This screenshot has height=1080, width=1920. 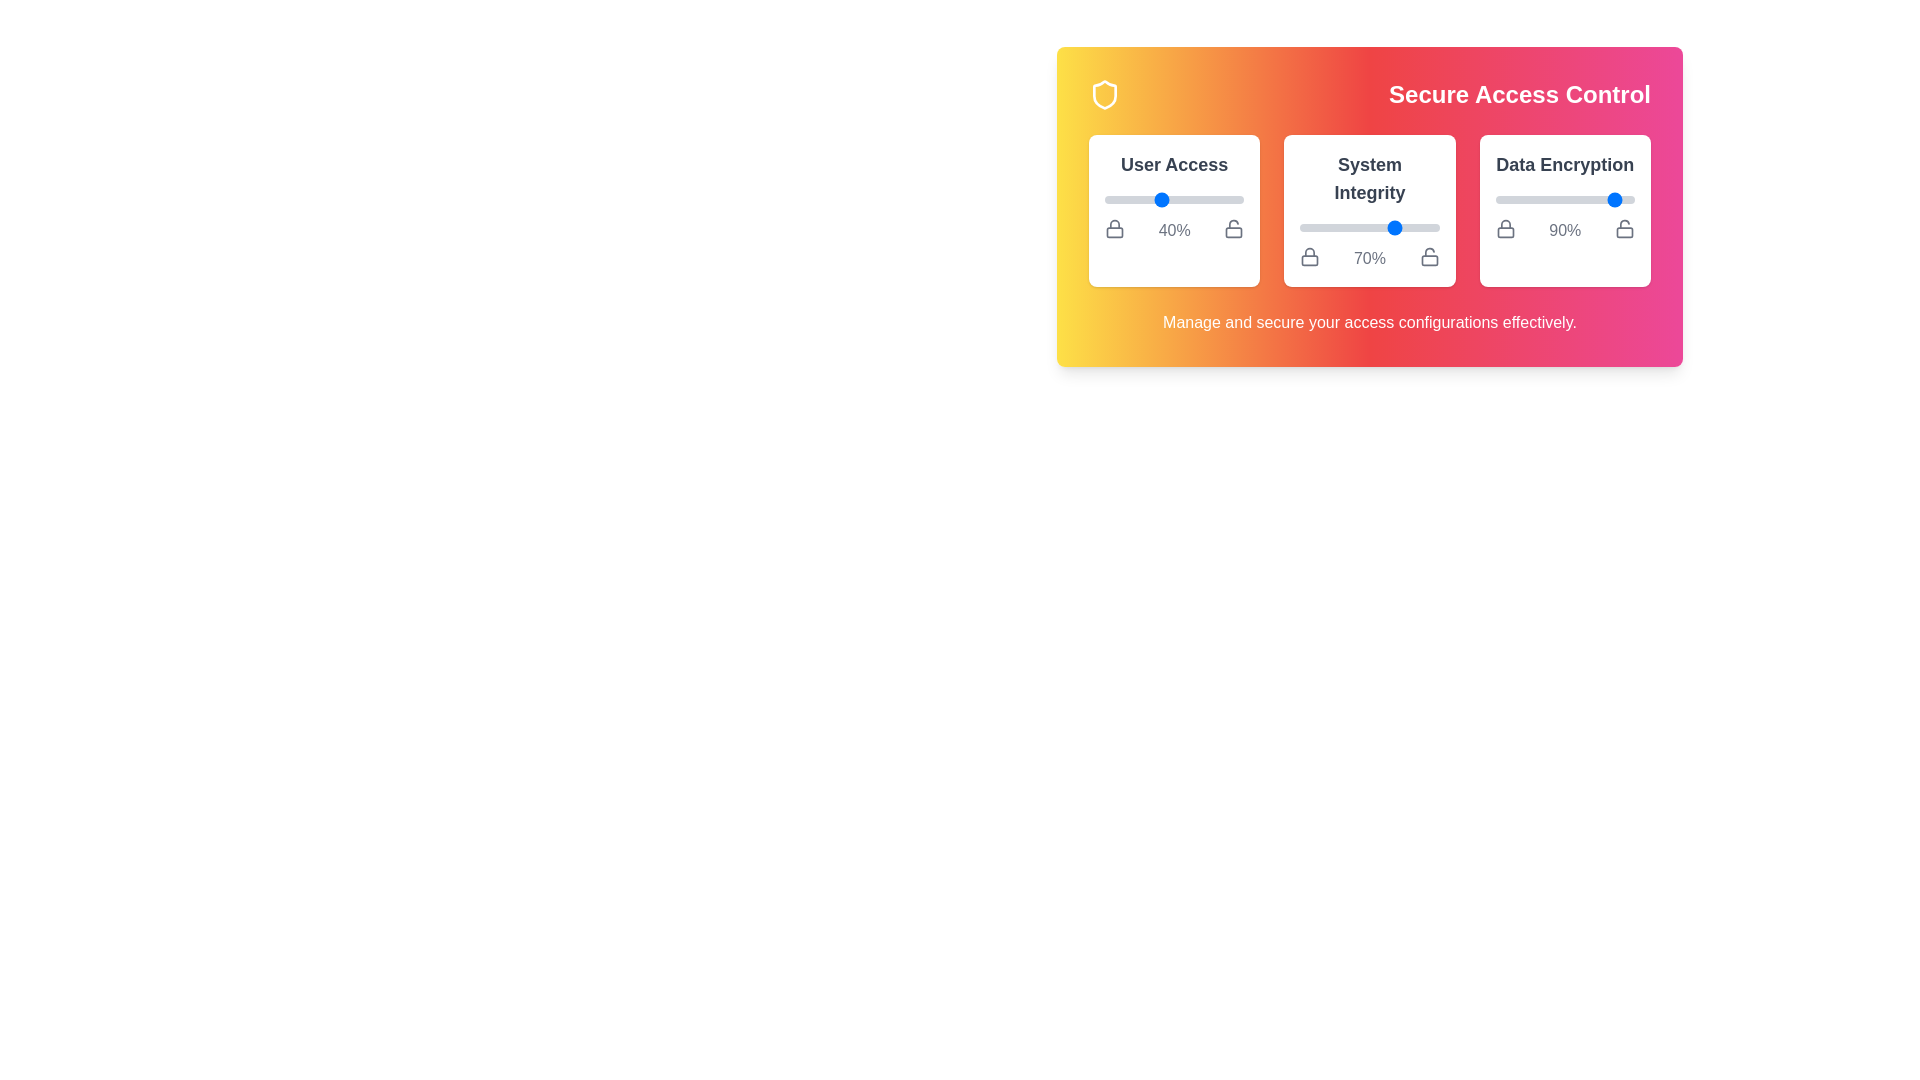 What do you see at coordinates (1174, 200) in the screenshot?
I see `the slider for 'User Access' to observe its hover effect` at bounding box center [1174, 200].